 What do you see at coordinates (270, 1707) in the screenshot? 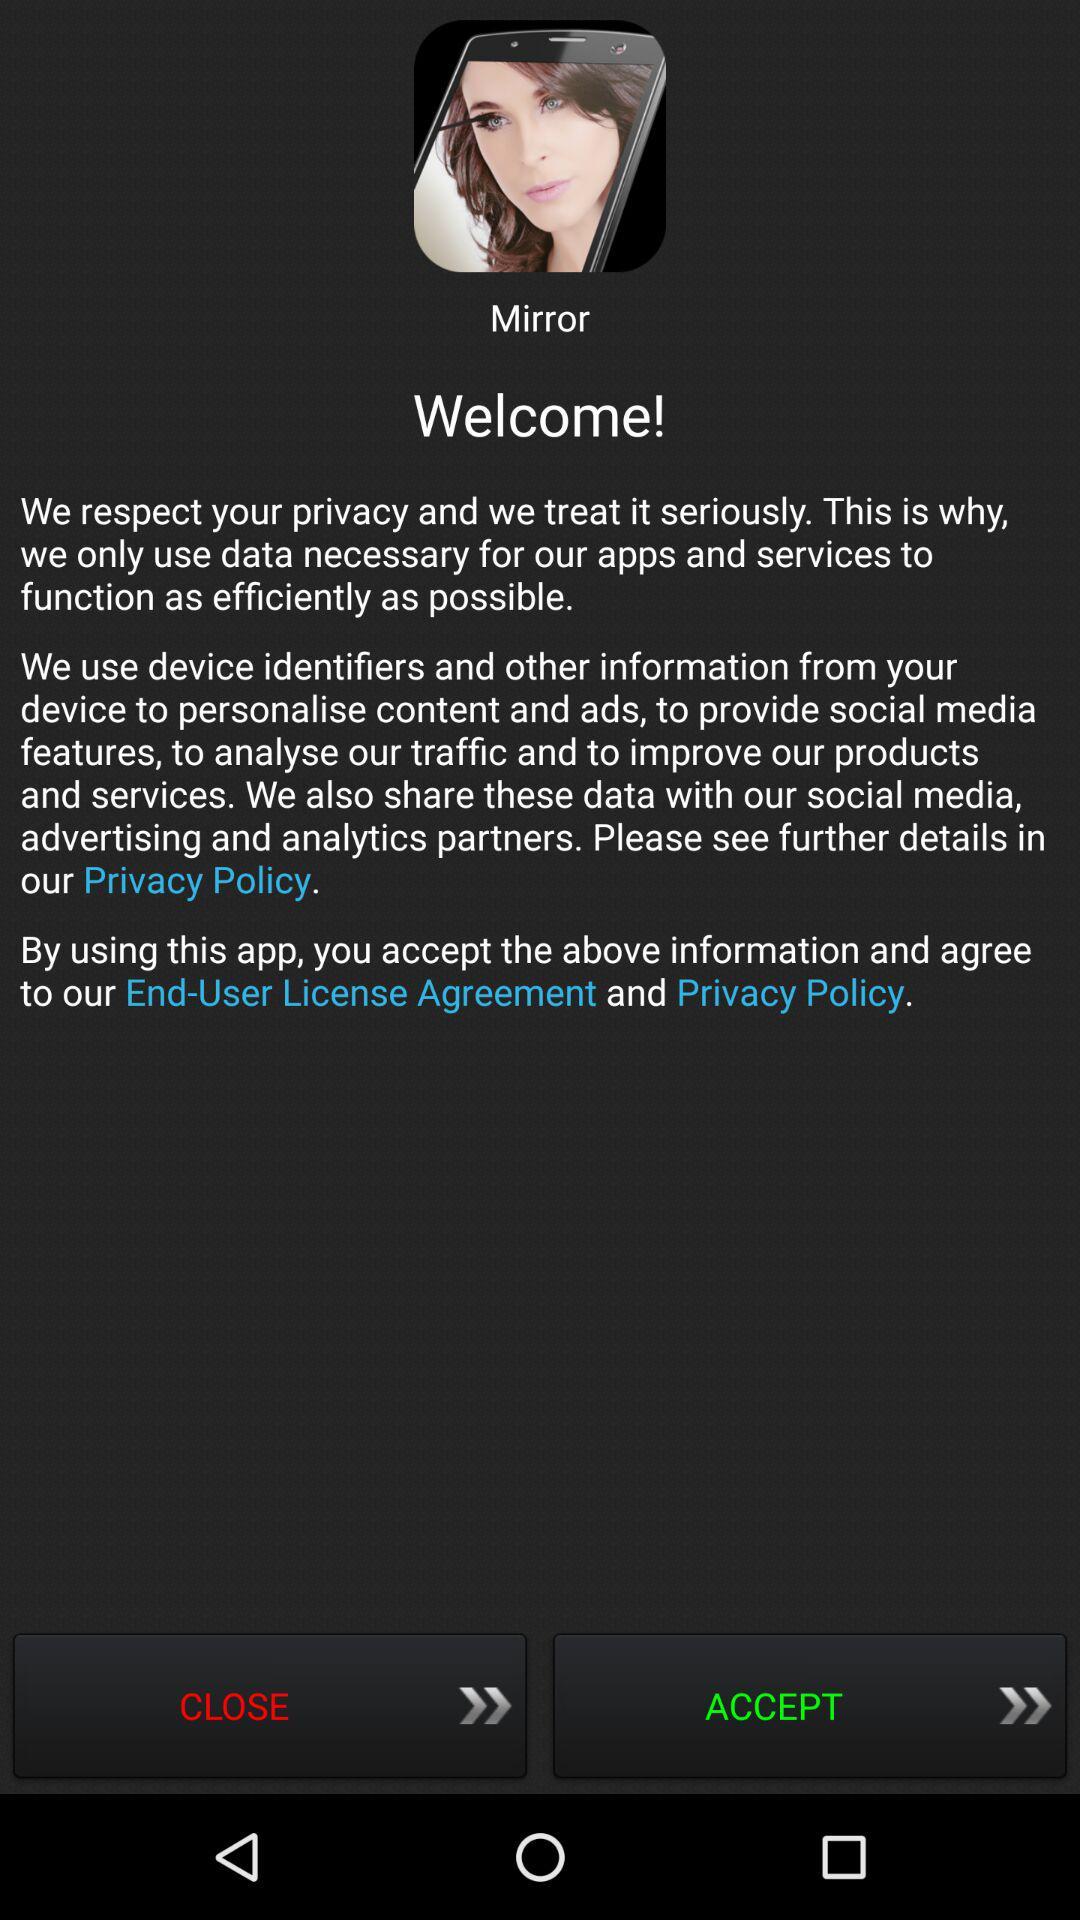
I see `button to the left of the accept icon` at bounding box center [270, 1707].